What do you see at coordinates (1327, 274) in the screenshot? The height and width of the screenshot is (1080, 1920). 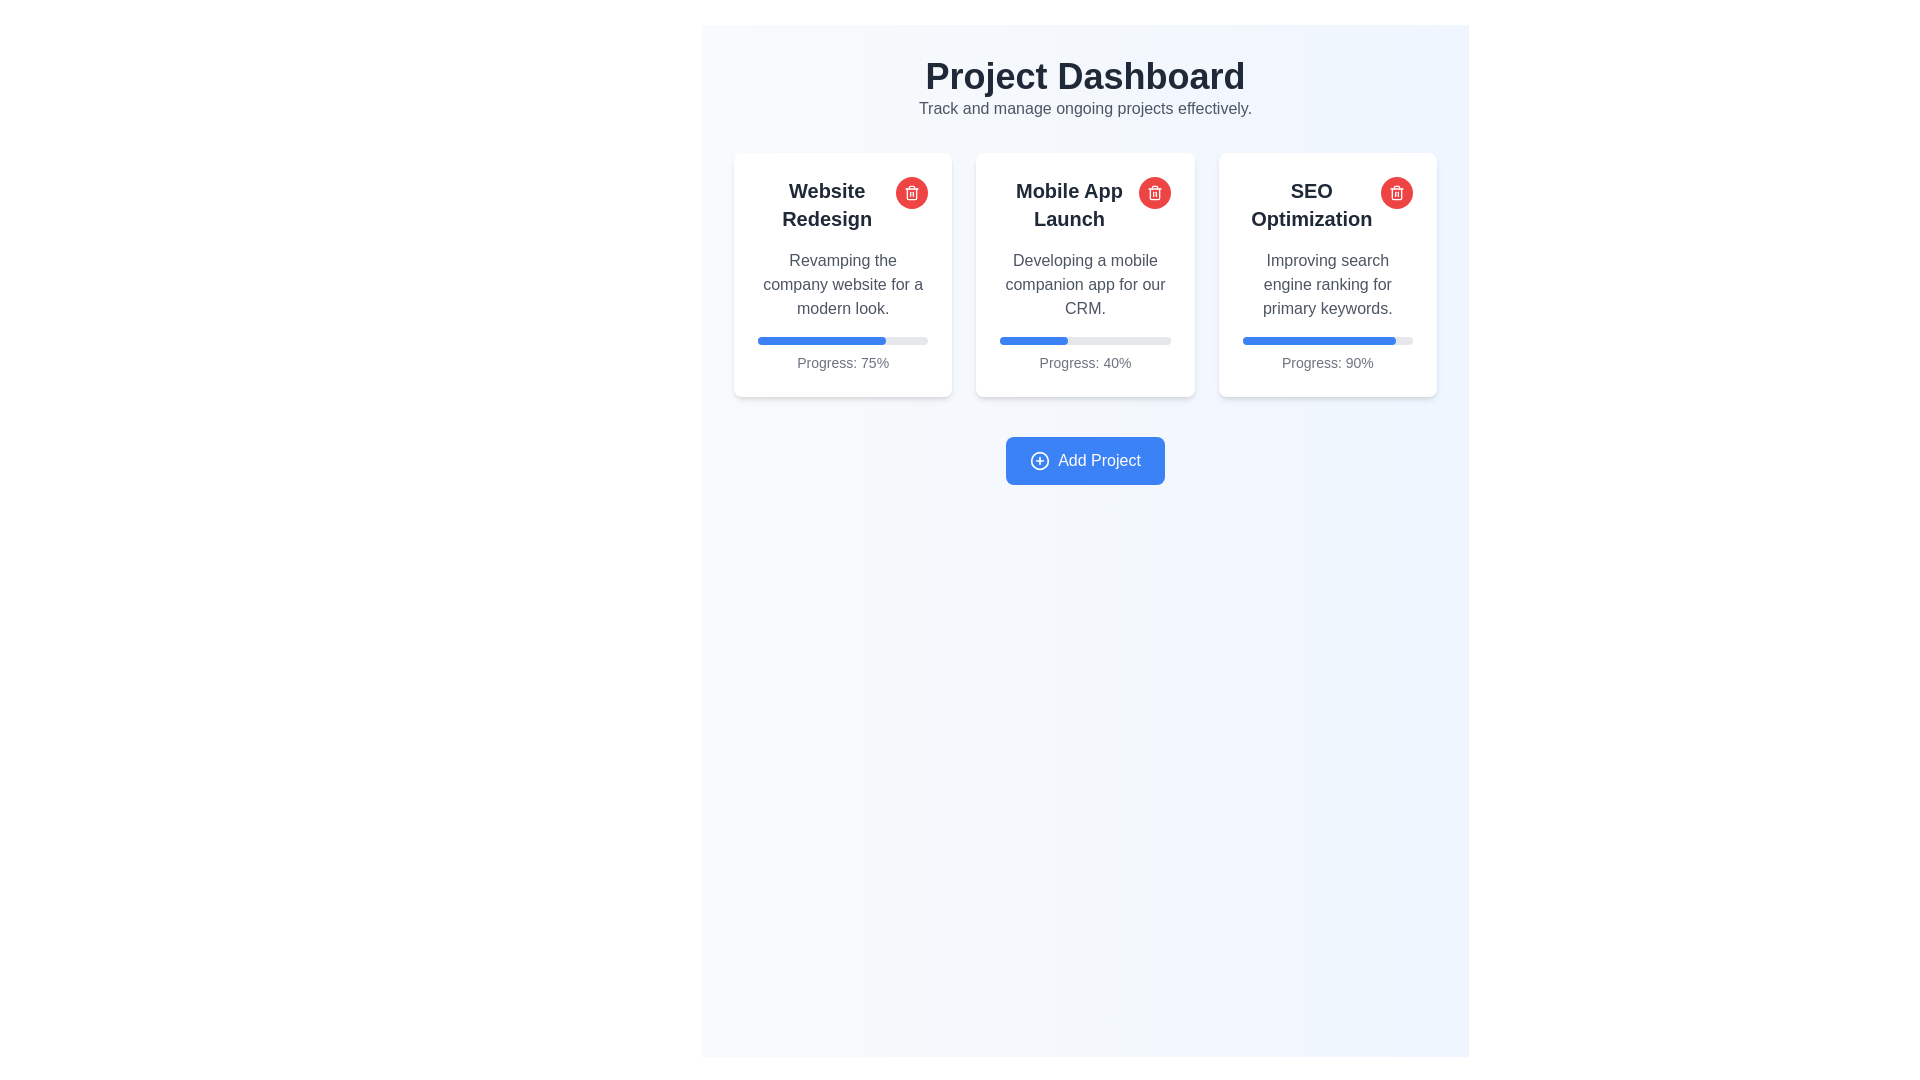 I see `the SEO optimization project card, which is the third card in a horizontal collection under the 'Project Dashboard' header` at bounding box center [1327, 274].